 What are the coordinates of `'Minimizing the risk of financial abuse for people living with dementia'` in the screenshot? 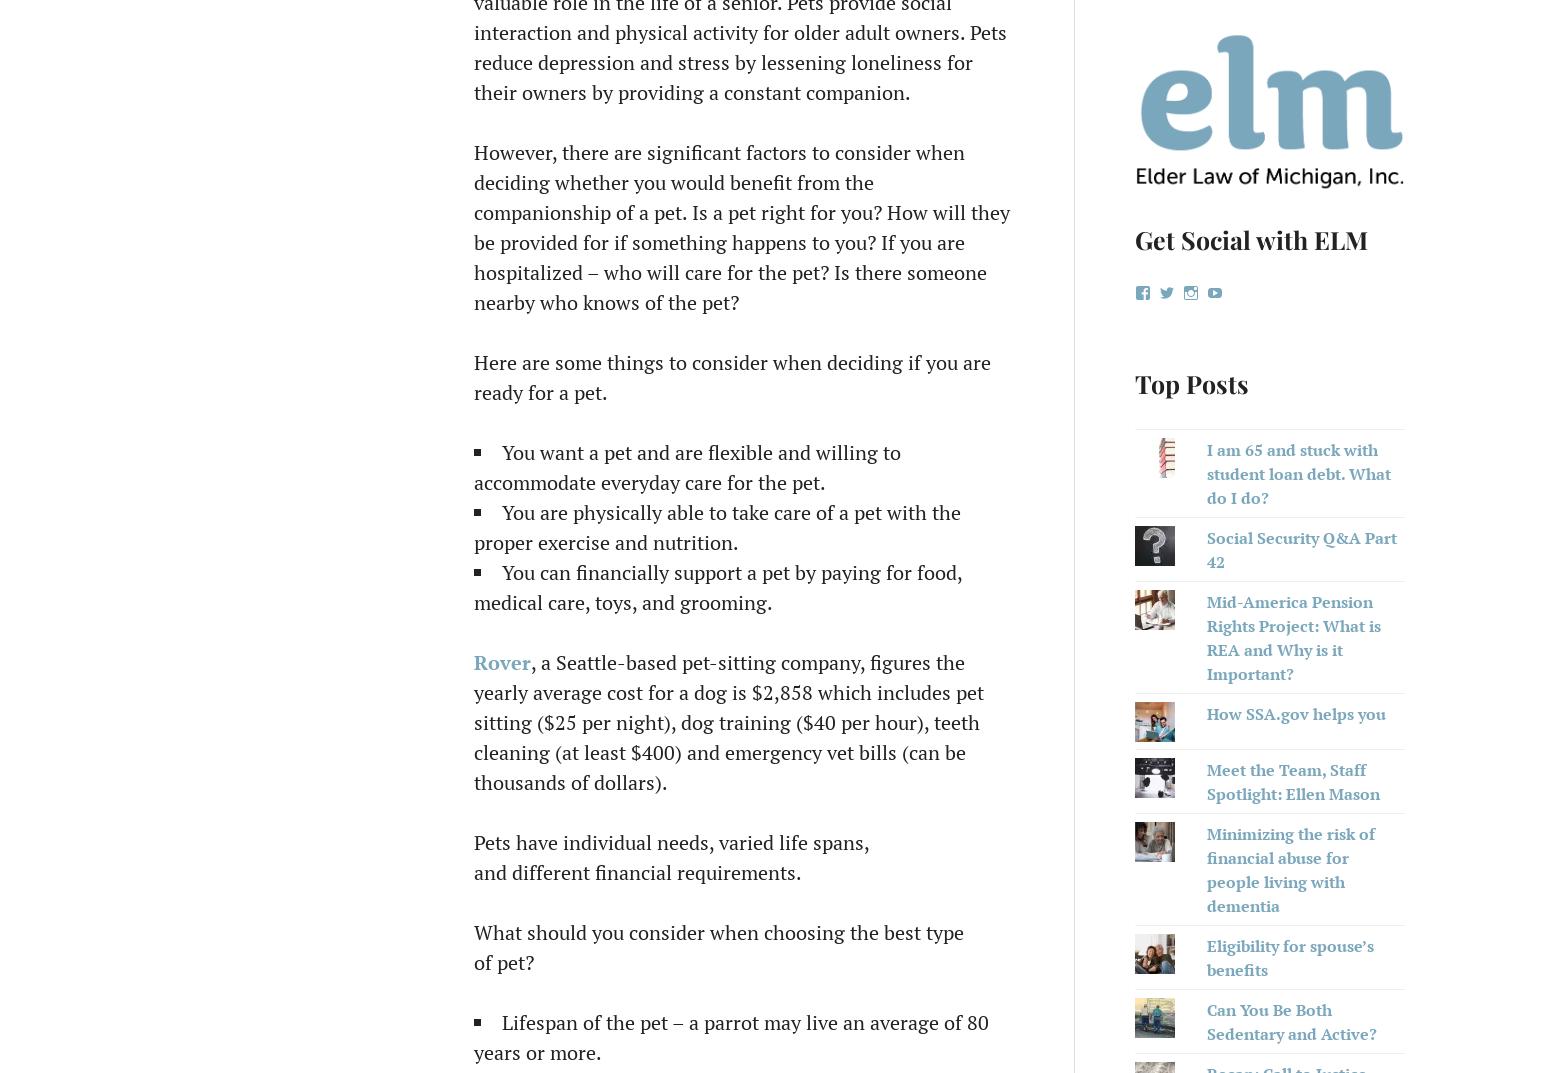 It's located at (1289, 868).